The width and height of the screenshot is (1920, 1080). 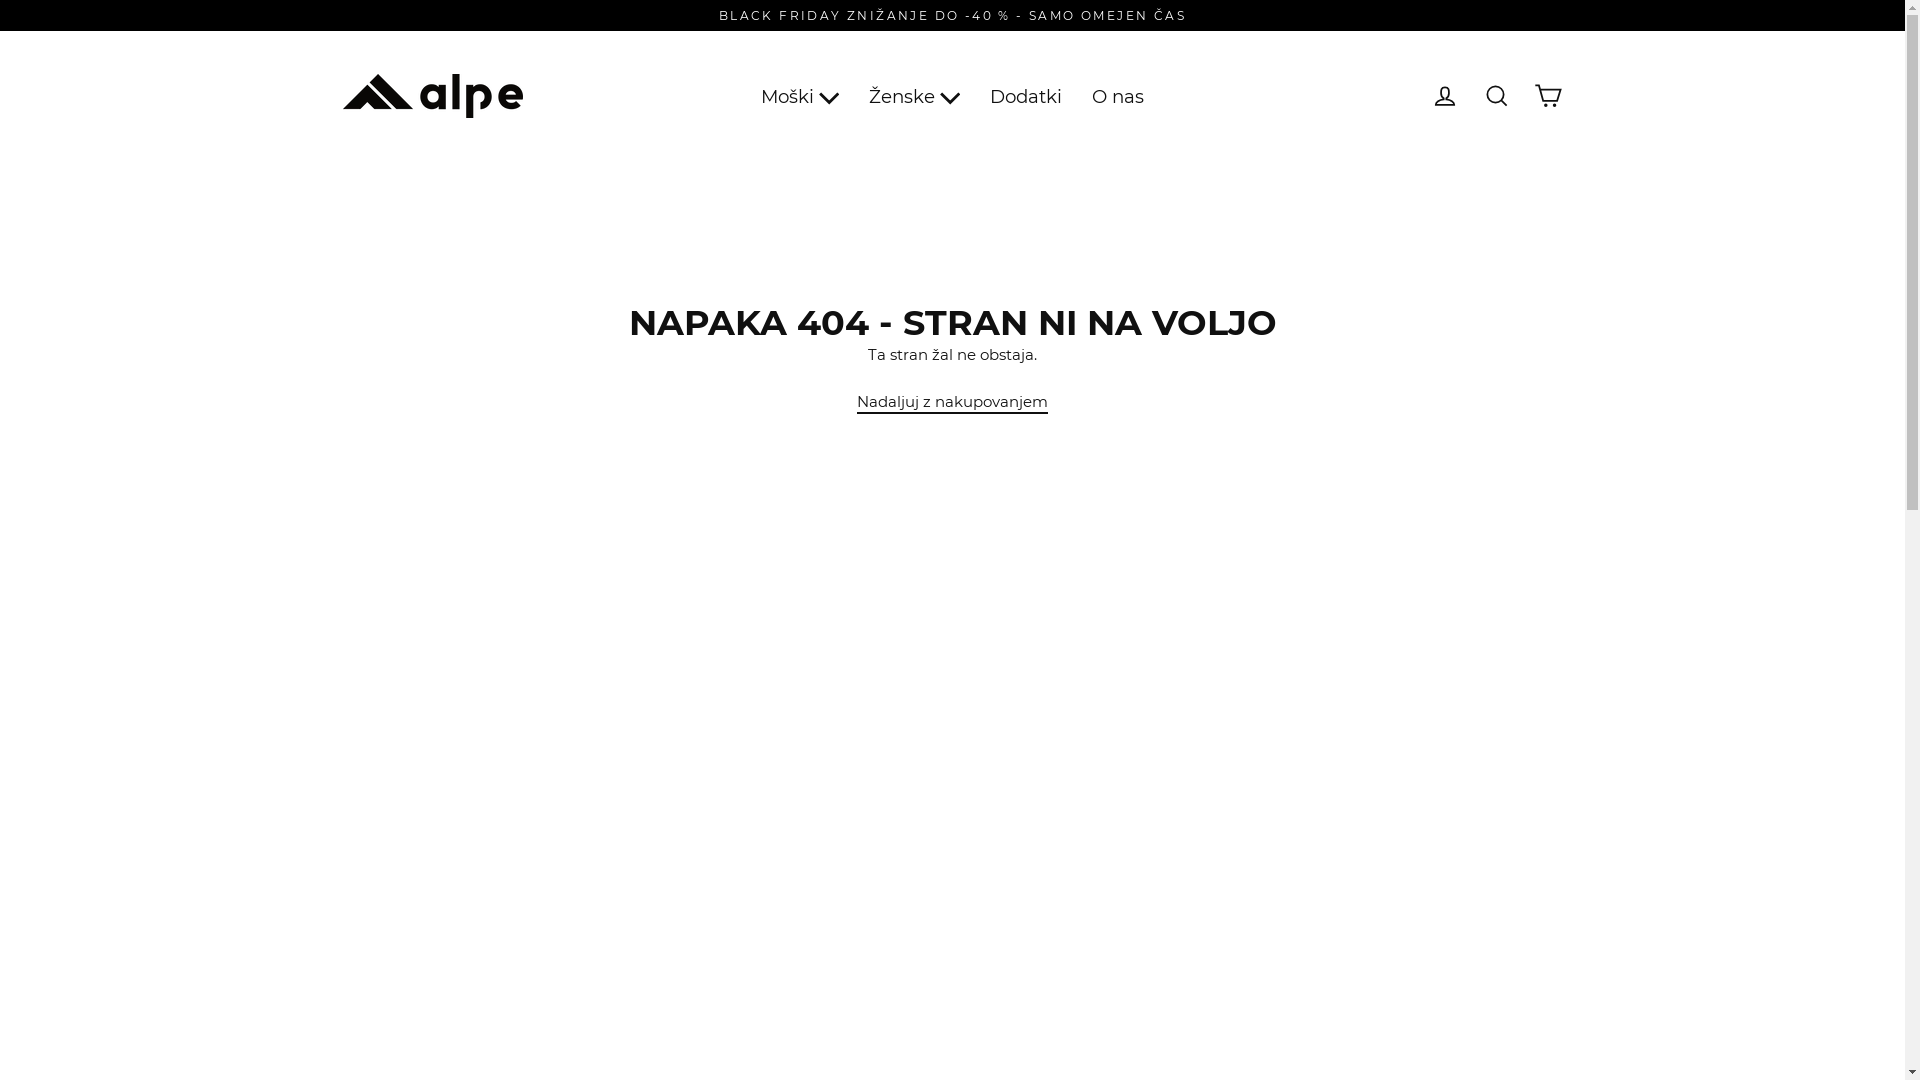 What do you see at coordinates (1444, 96) in the screenshot?
I see `'Prijavi se'` at bounding box center [1444, 96].